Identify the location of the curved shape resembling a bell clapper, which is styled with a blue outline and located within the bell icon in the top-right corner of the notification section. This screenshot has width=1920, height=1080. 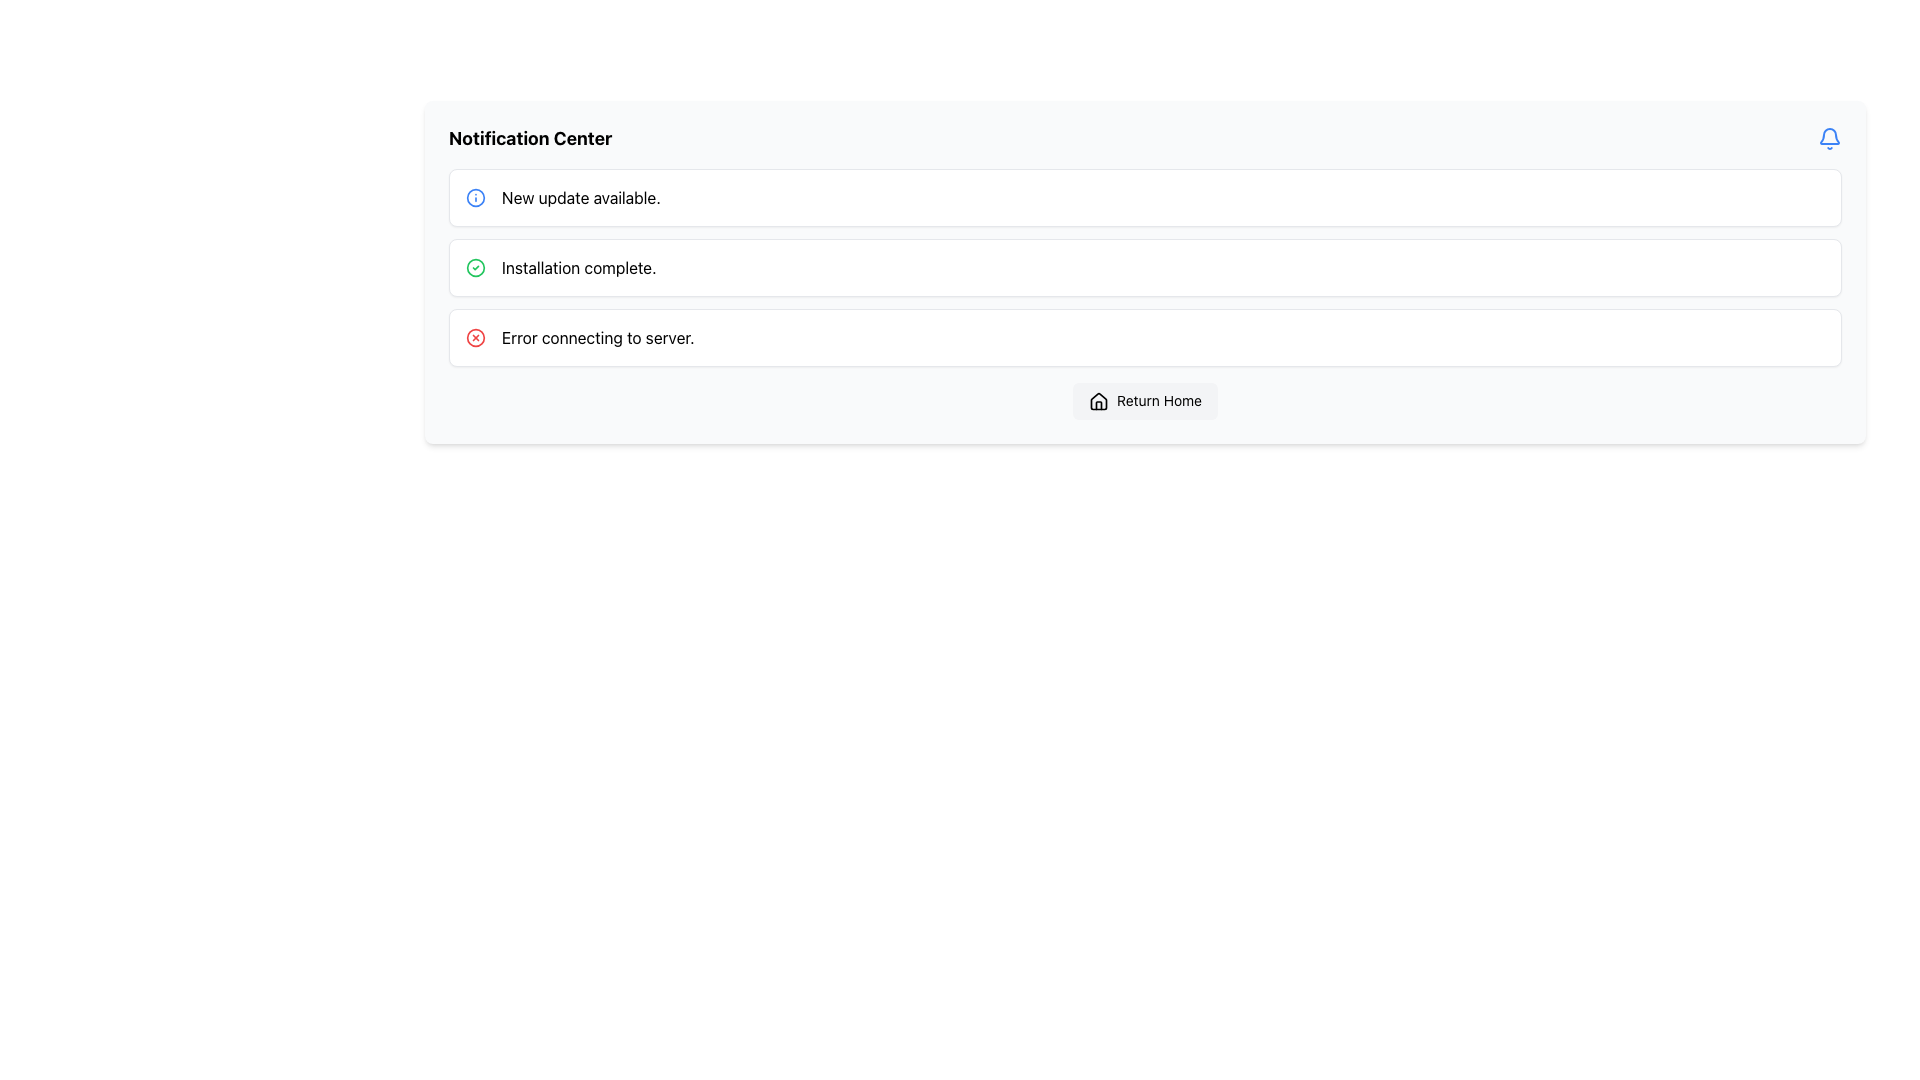
(1829, 135).